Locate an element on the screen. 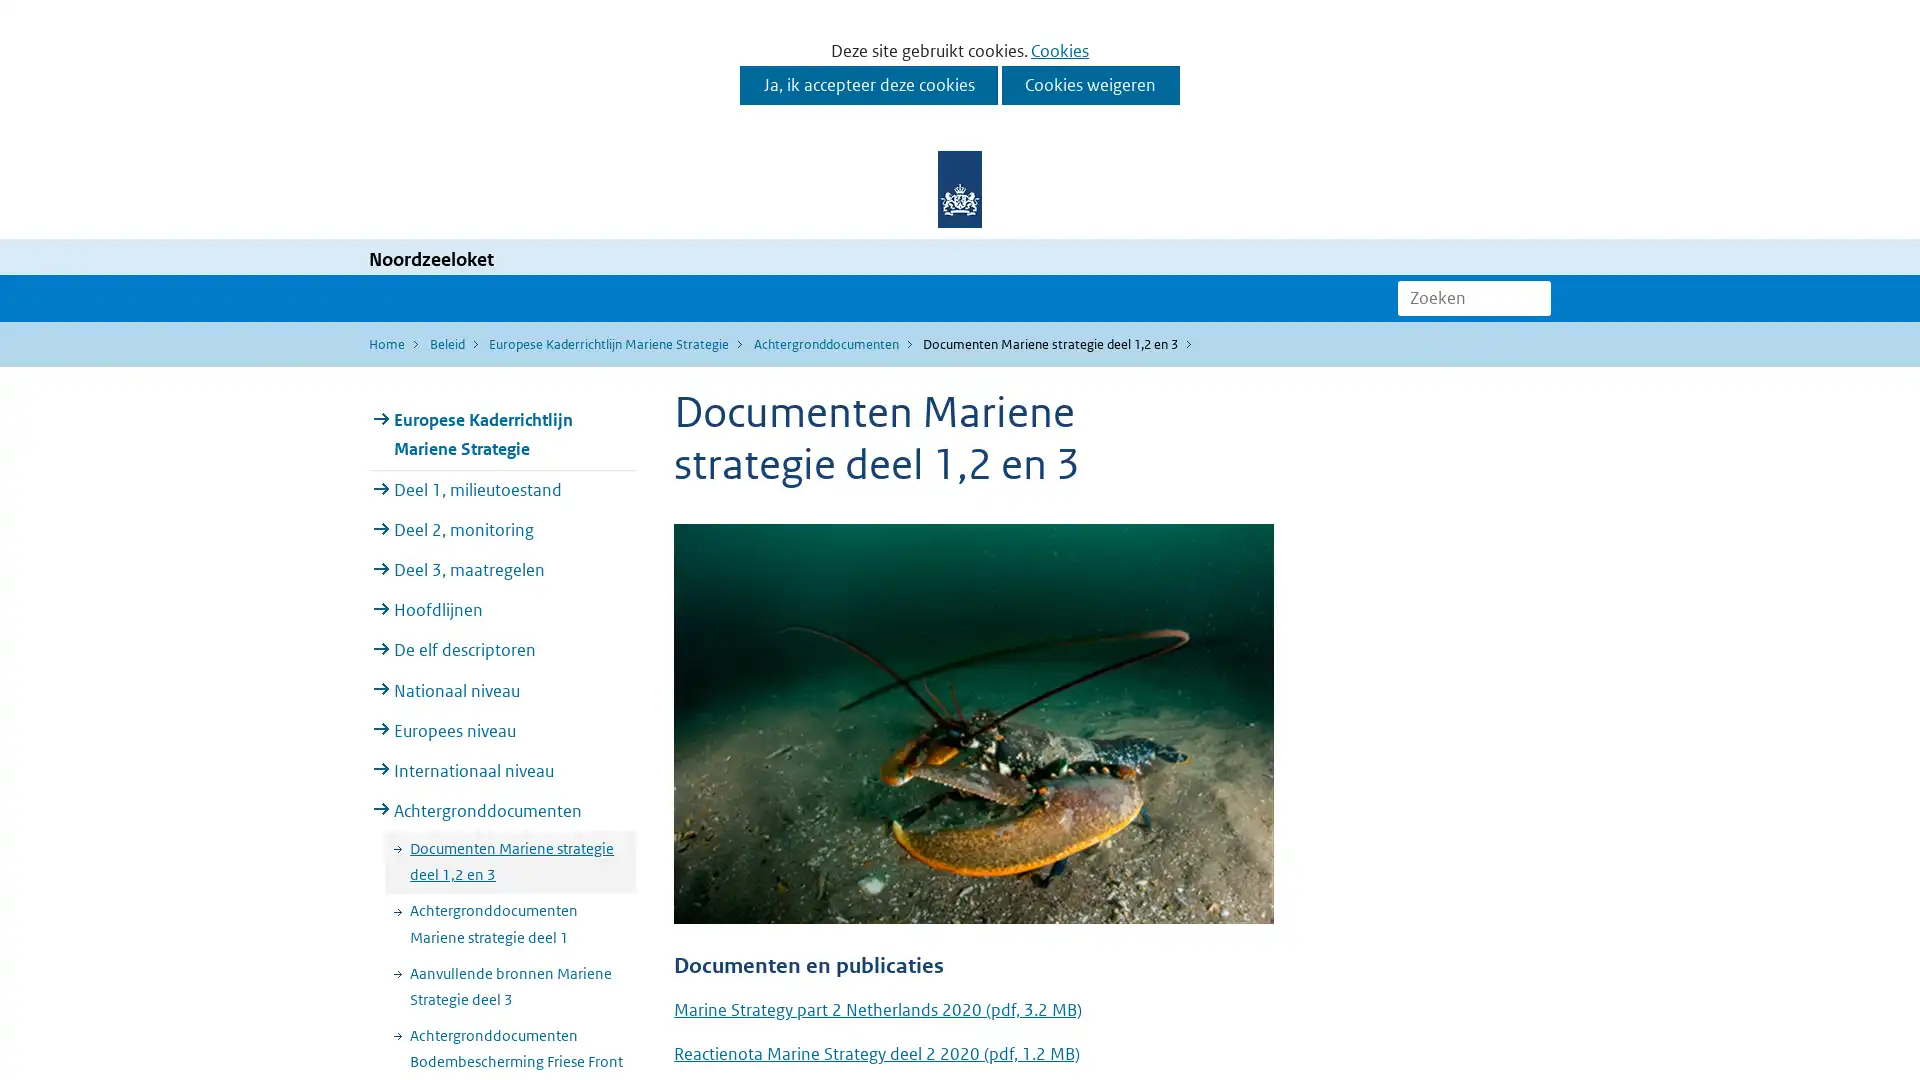 The image size is (1920, 1080). Cookies weigeren is located at coordinates (1089, 84).